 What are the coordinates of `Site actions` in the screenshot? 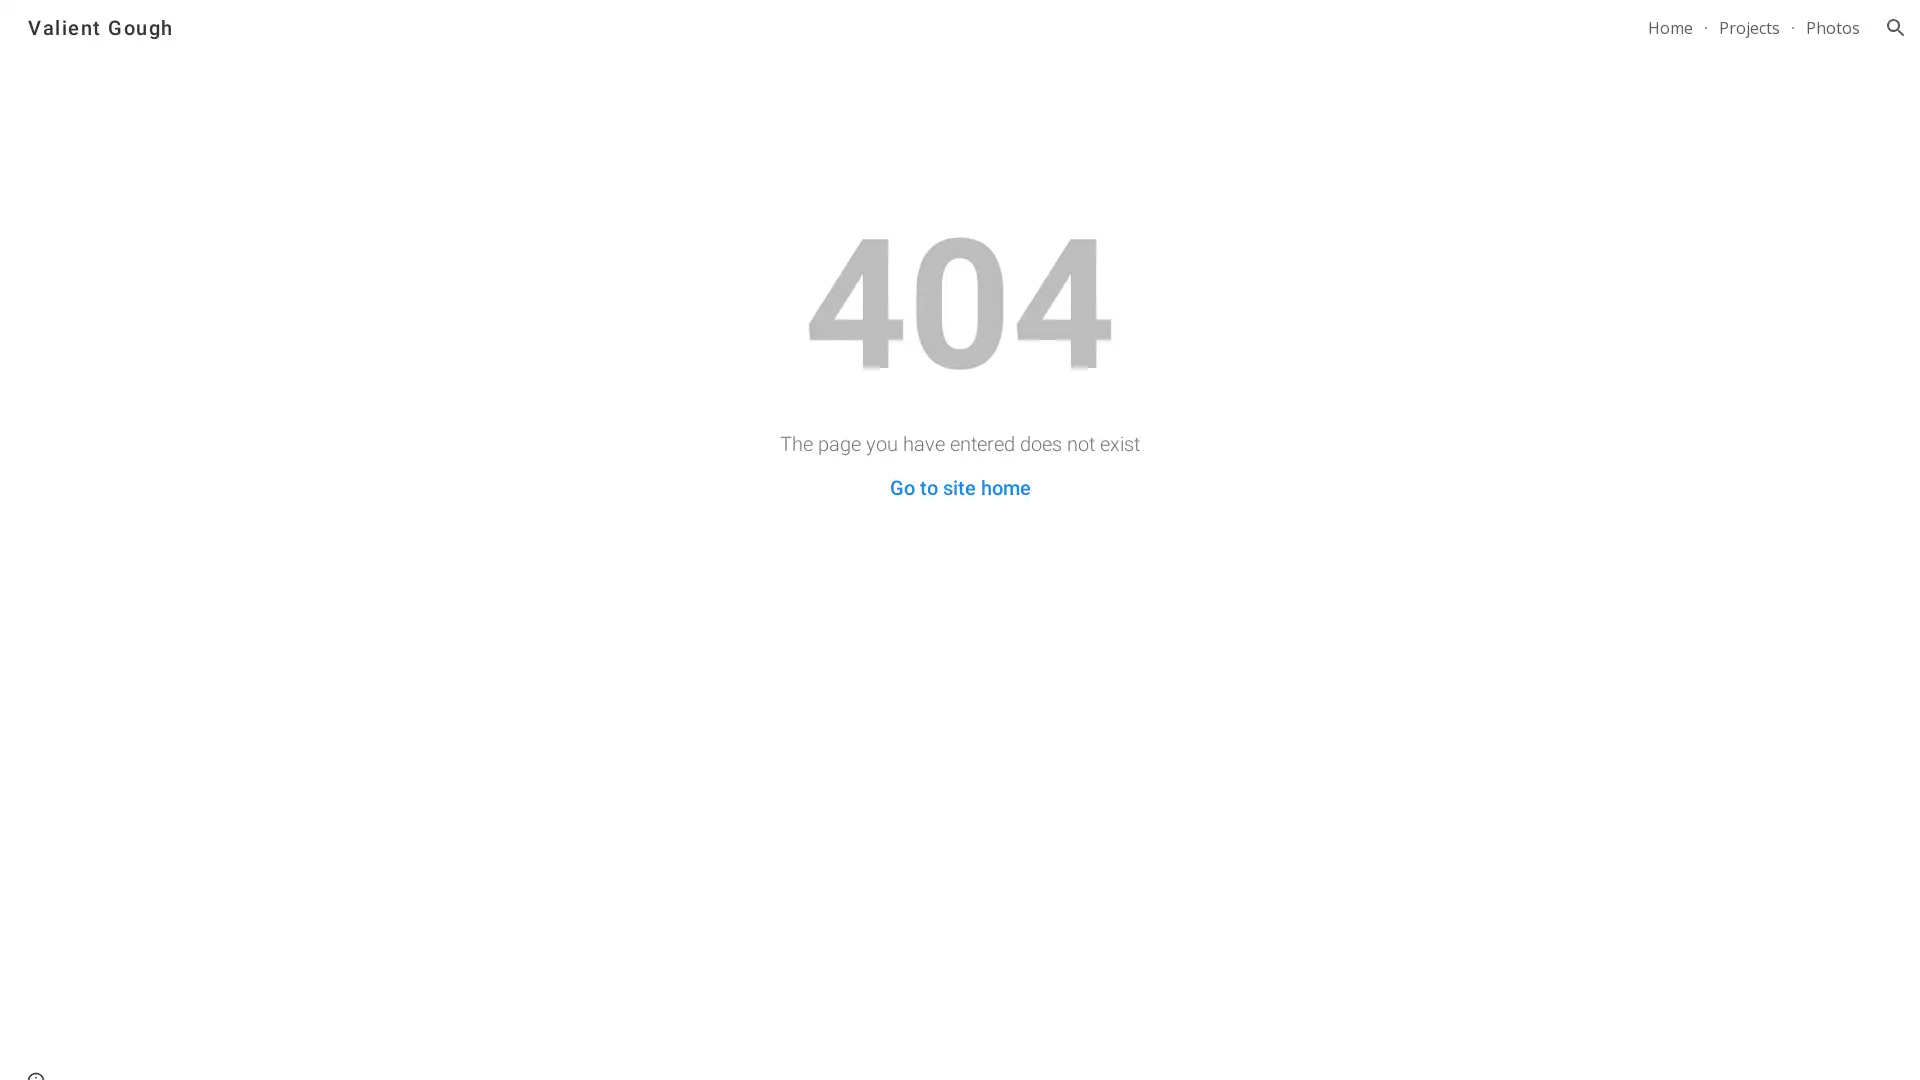 It's located at (35, 1044).